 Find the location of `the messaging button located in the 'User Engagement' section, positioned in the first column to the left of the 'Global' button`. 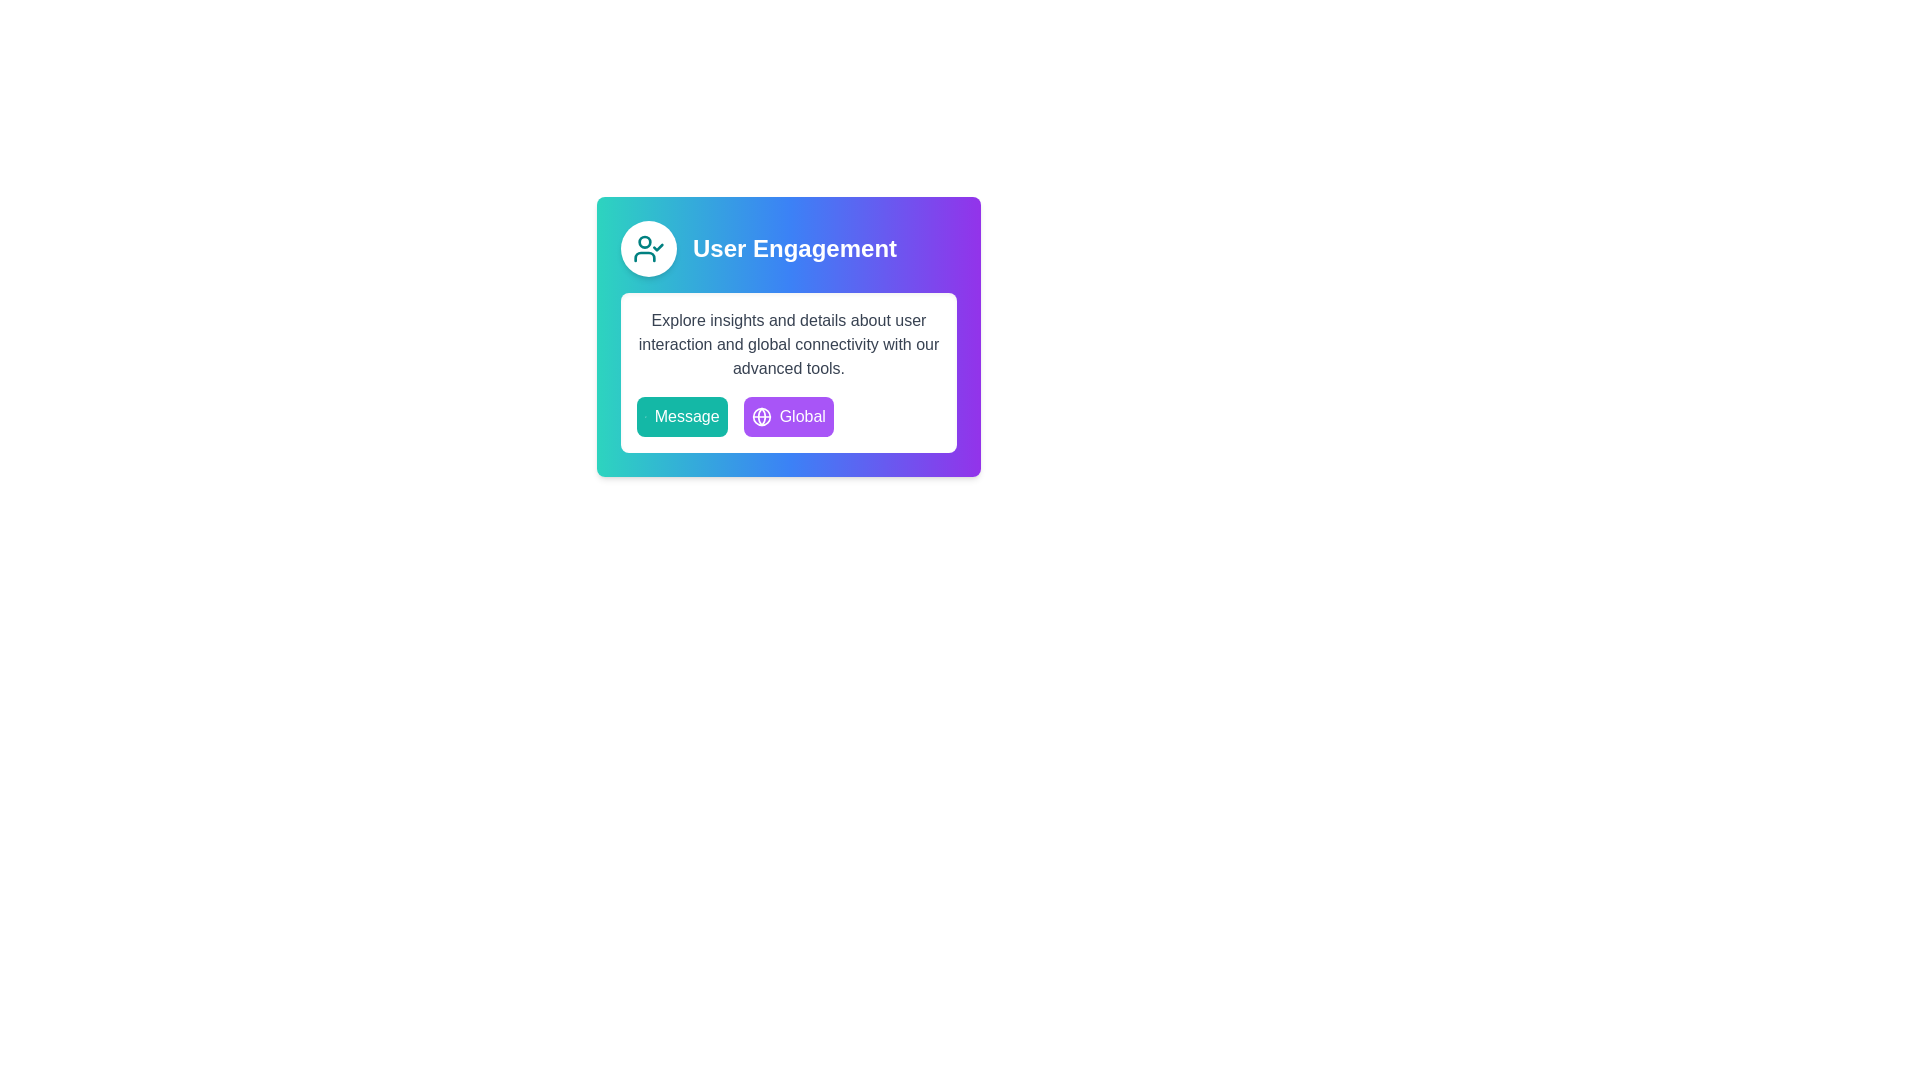

the messaging button located in the 'User Engagement' section, positioned in the first column to the left of the 'Global' button is located at coordinates (682, 415).